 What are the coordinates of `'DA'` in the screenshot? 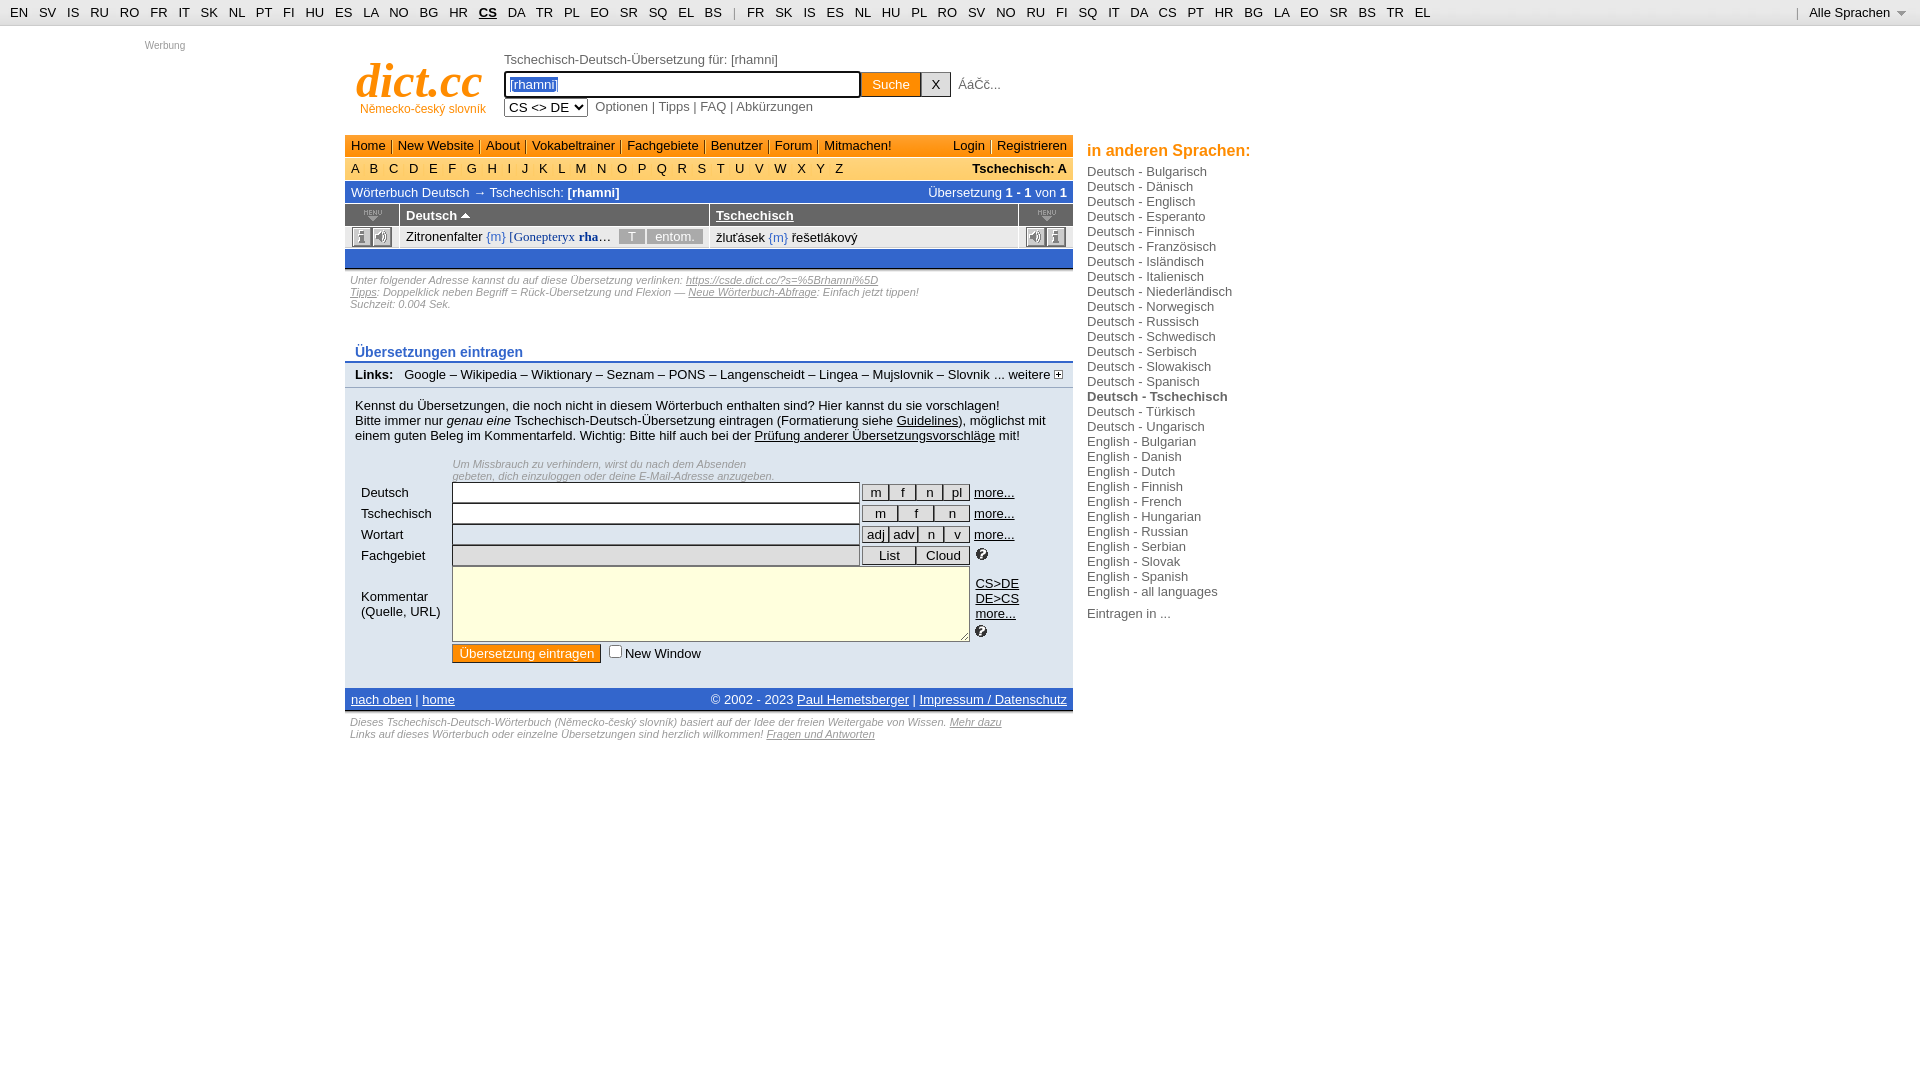 It's located at (516, 12).